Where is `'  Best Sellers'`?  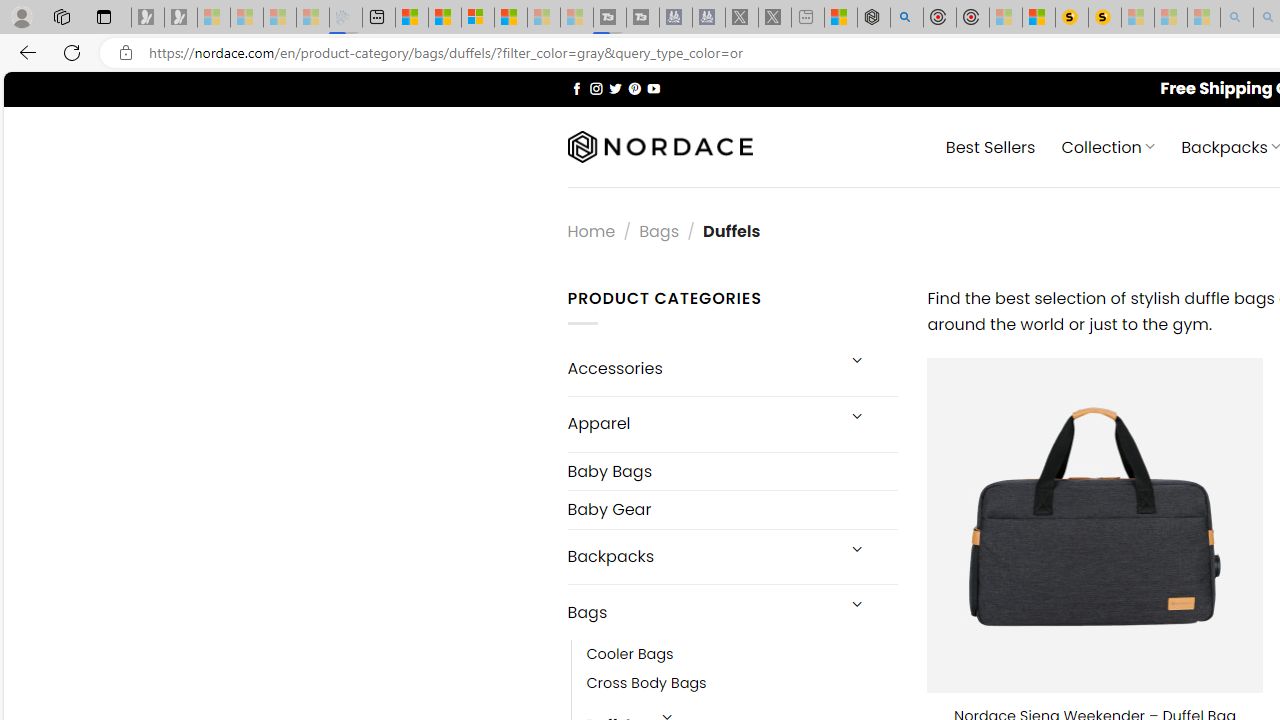
'  Best Sellers' is located at coordinates (990, 145).